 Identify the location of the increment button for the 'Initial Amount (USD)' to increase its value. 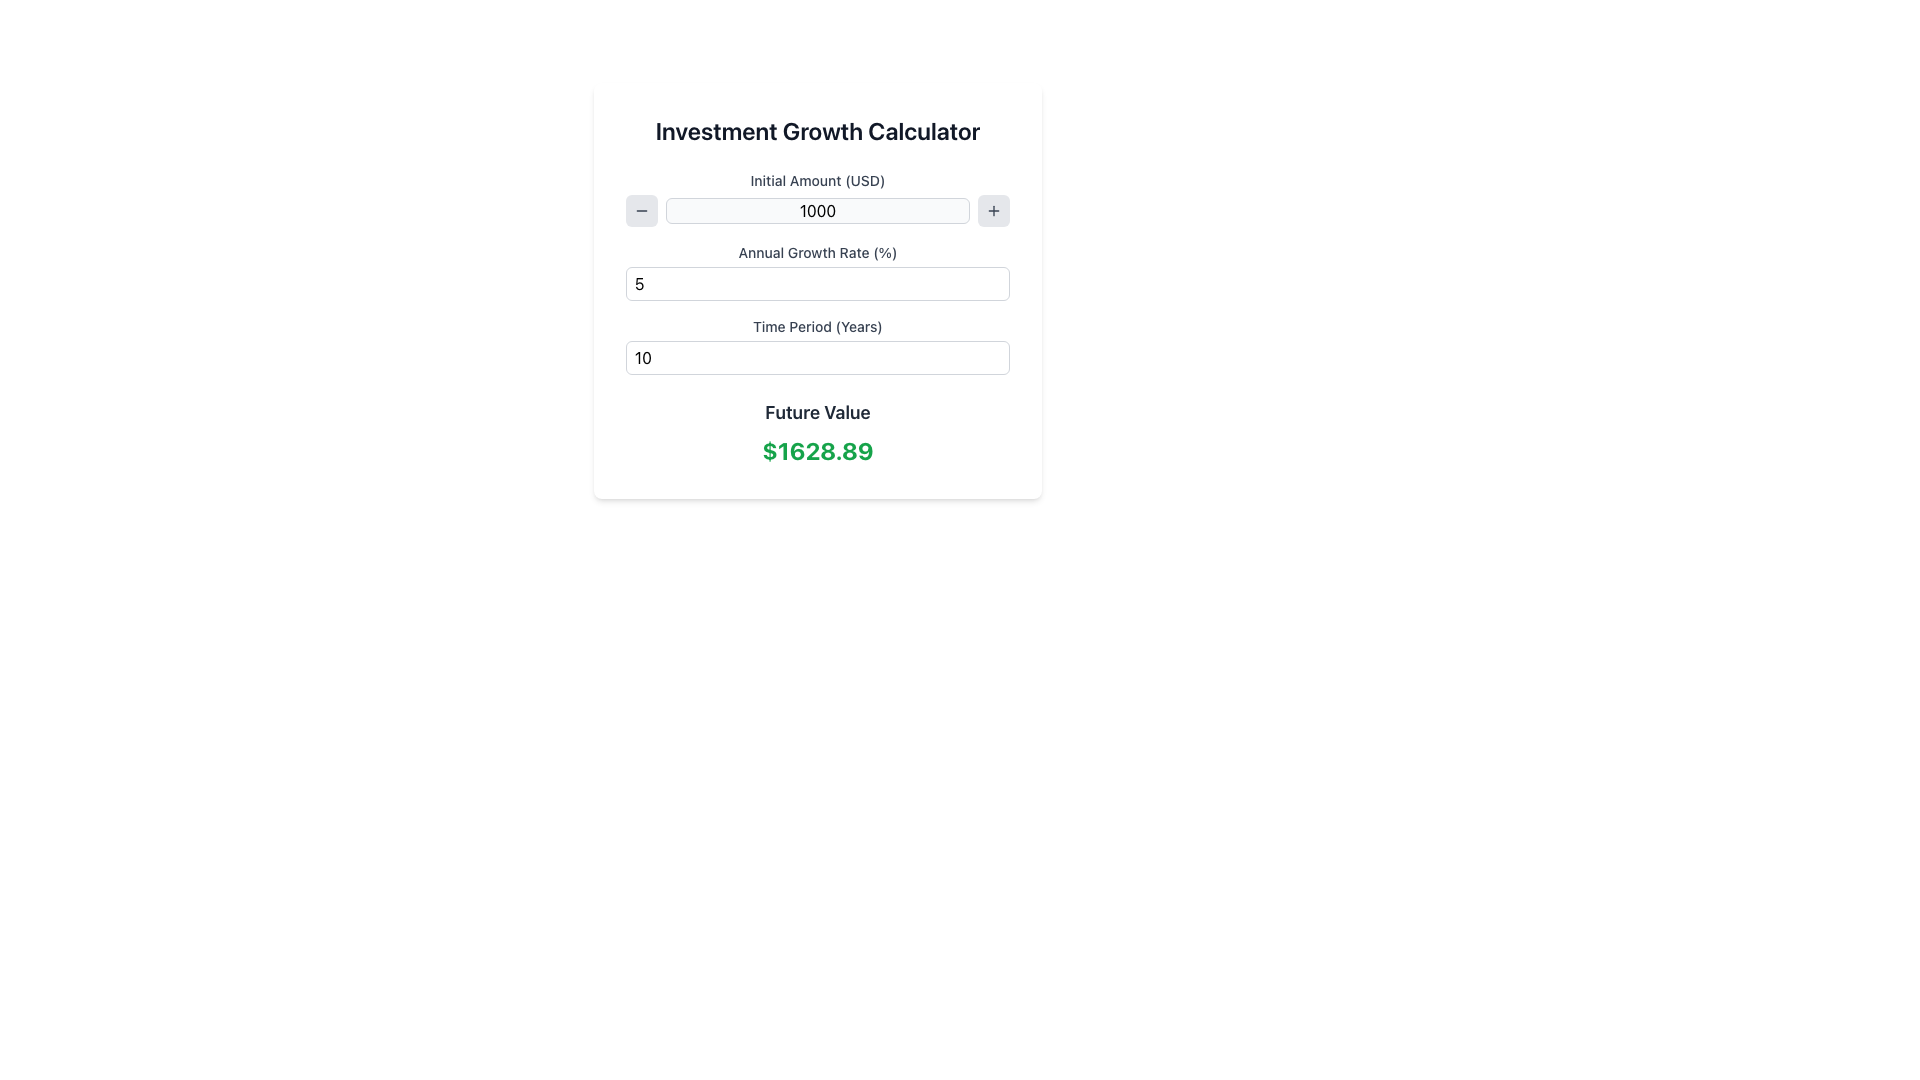
(993, 211).